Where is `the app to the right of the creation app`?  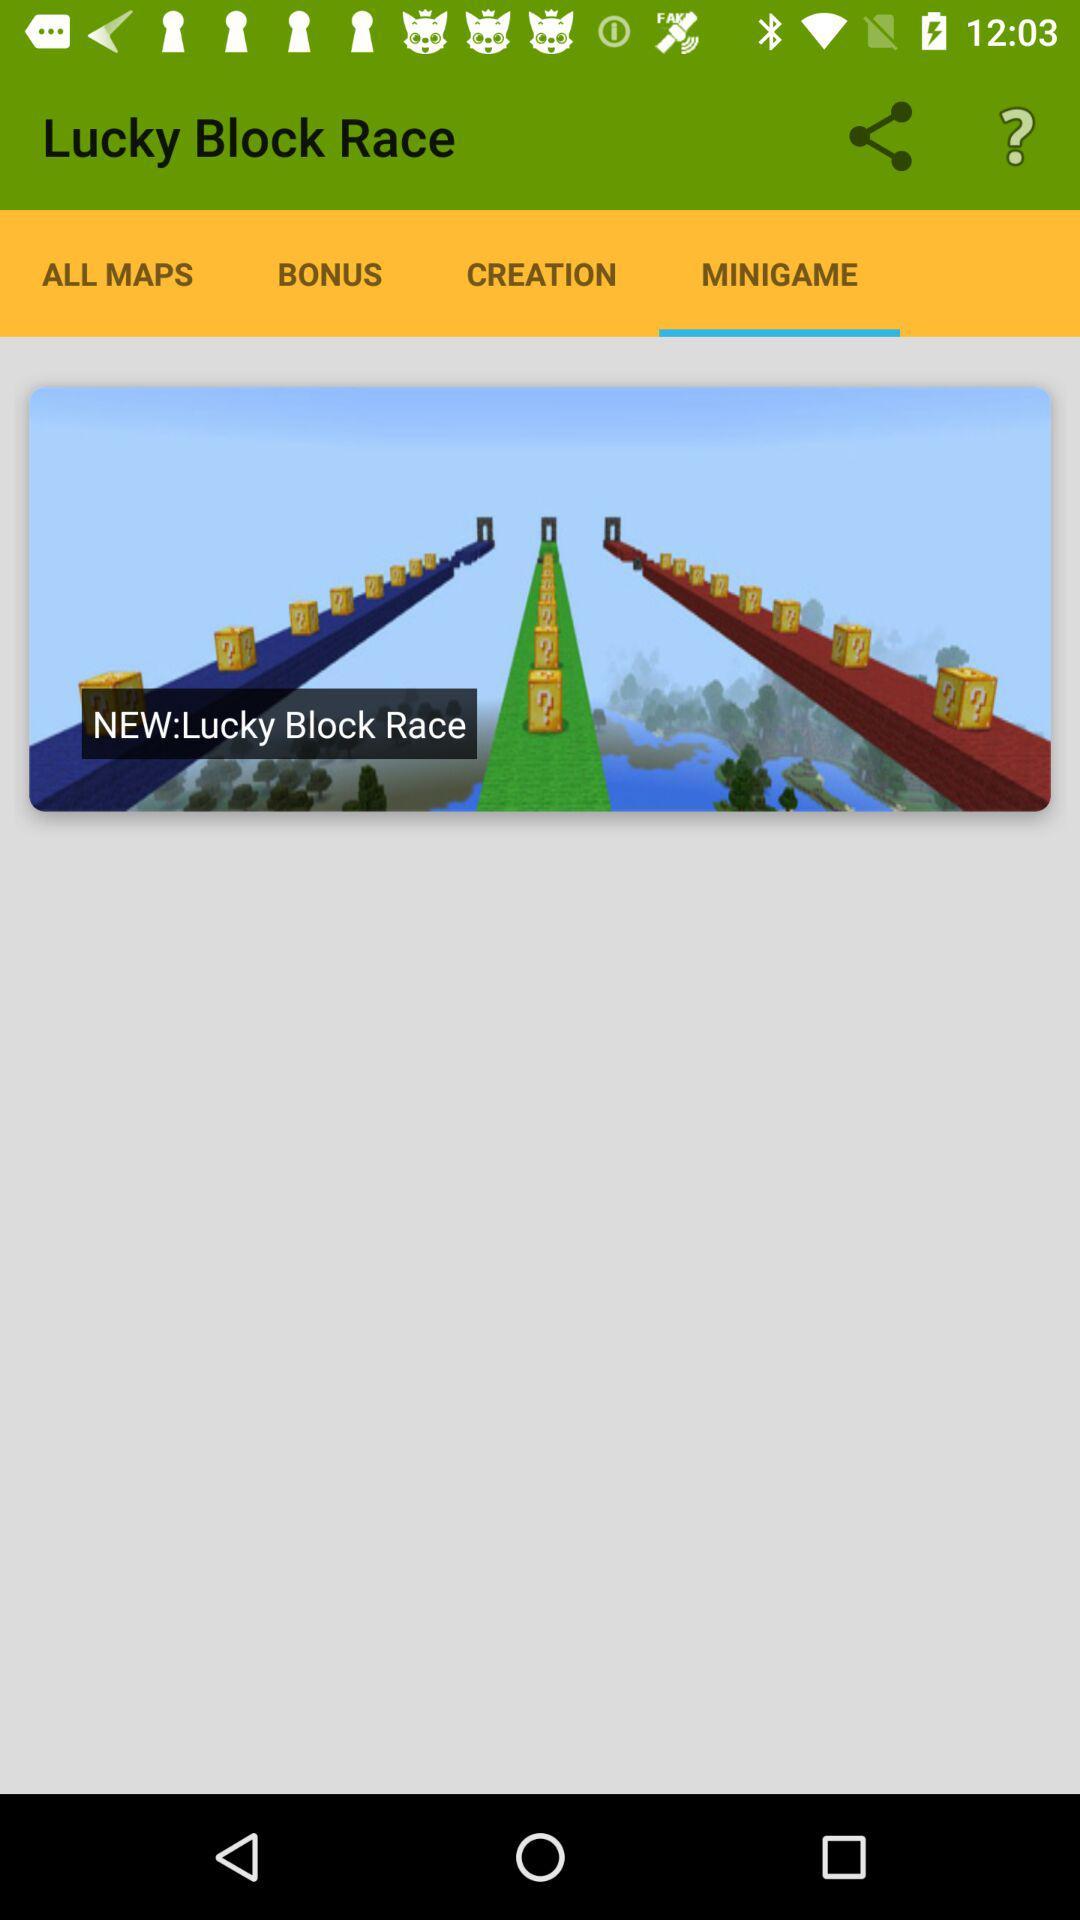 the app to the right of the creation app is located at coordinates (778, 272).